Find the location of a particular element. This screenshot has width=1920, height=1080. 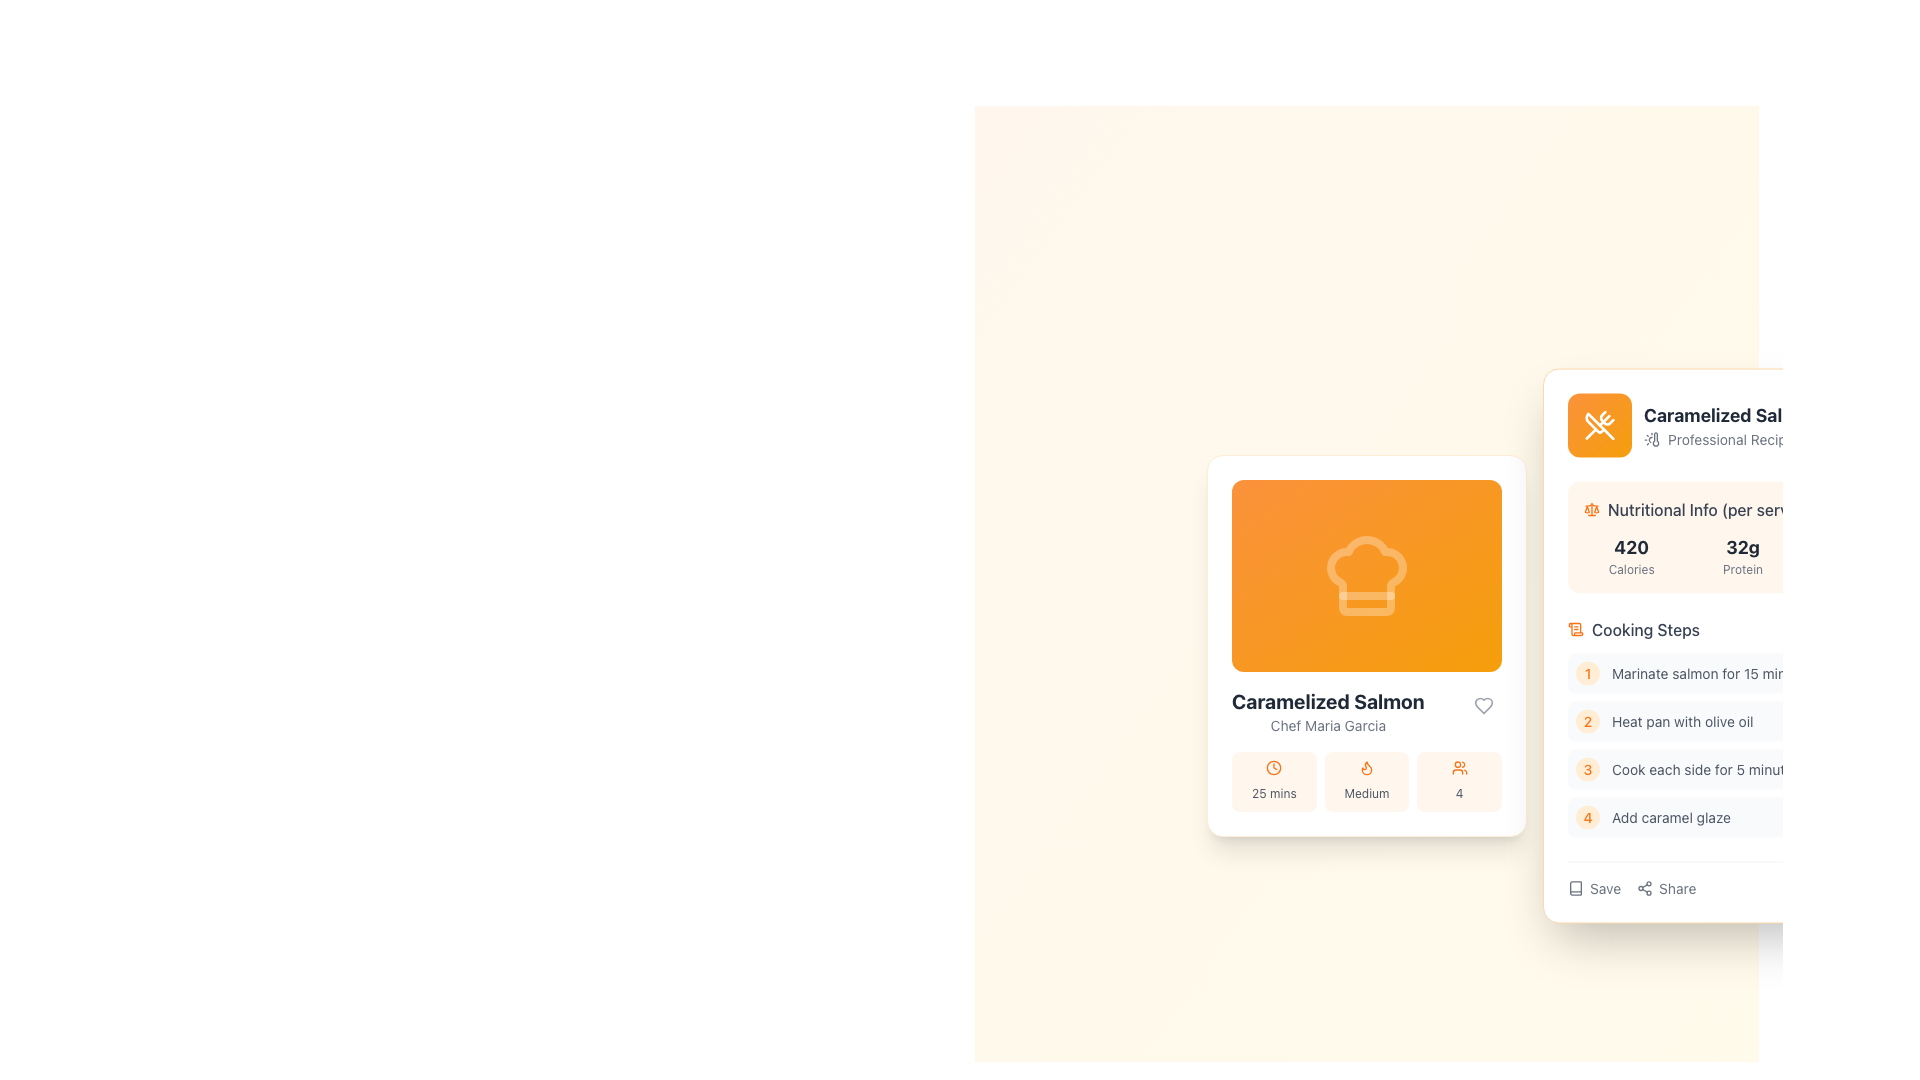

the step number icon indicating the first step in the cooking guide, which is aligned with the text 'Marinate salmon for 15 minutes' is located at coordinates (1587, 672).